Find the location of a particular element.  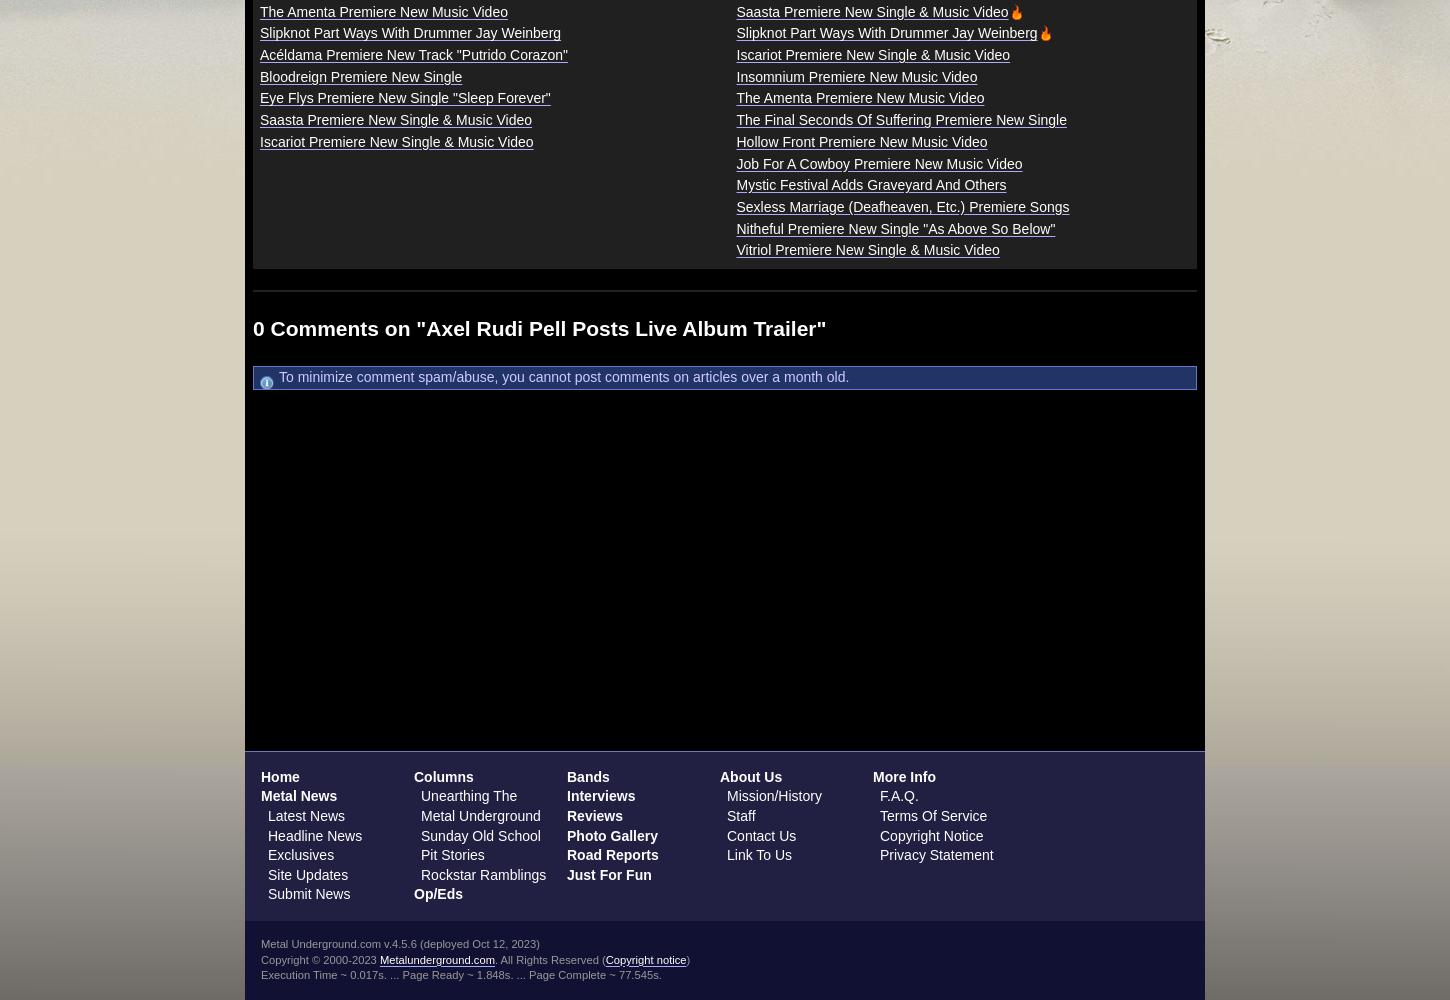

'Pit Stories' is located at coordinates (451, 854).